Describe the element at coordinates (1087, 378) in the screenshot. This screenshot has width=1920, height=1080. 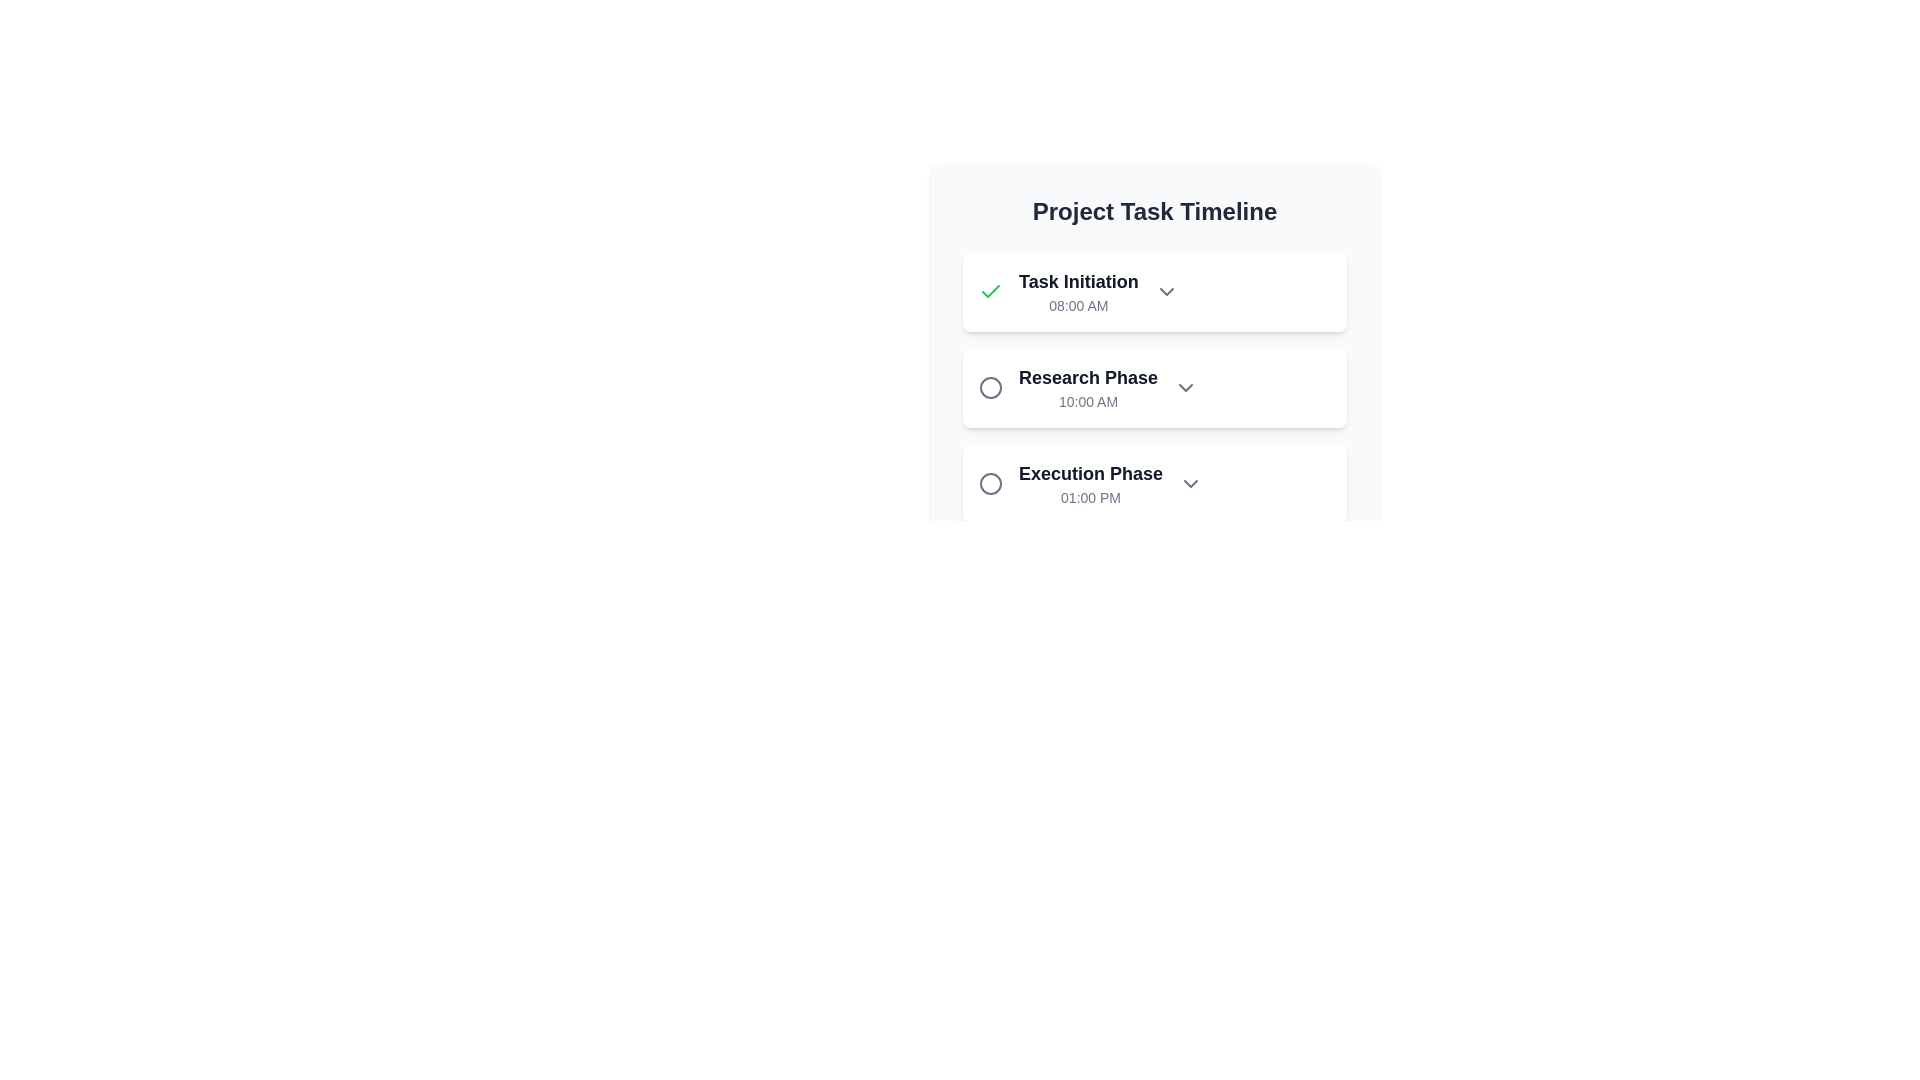
I see `the Text Label that serves as a label for the second timeline entry in the project timeline, positioned above the '10:00 AM' time label` at that location.